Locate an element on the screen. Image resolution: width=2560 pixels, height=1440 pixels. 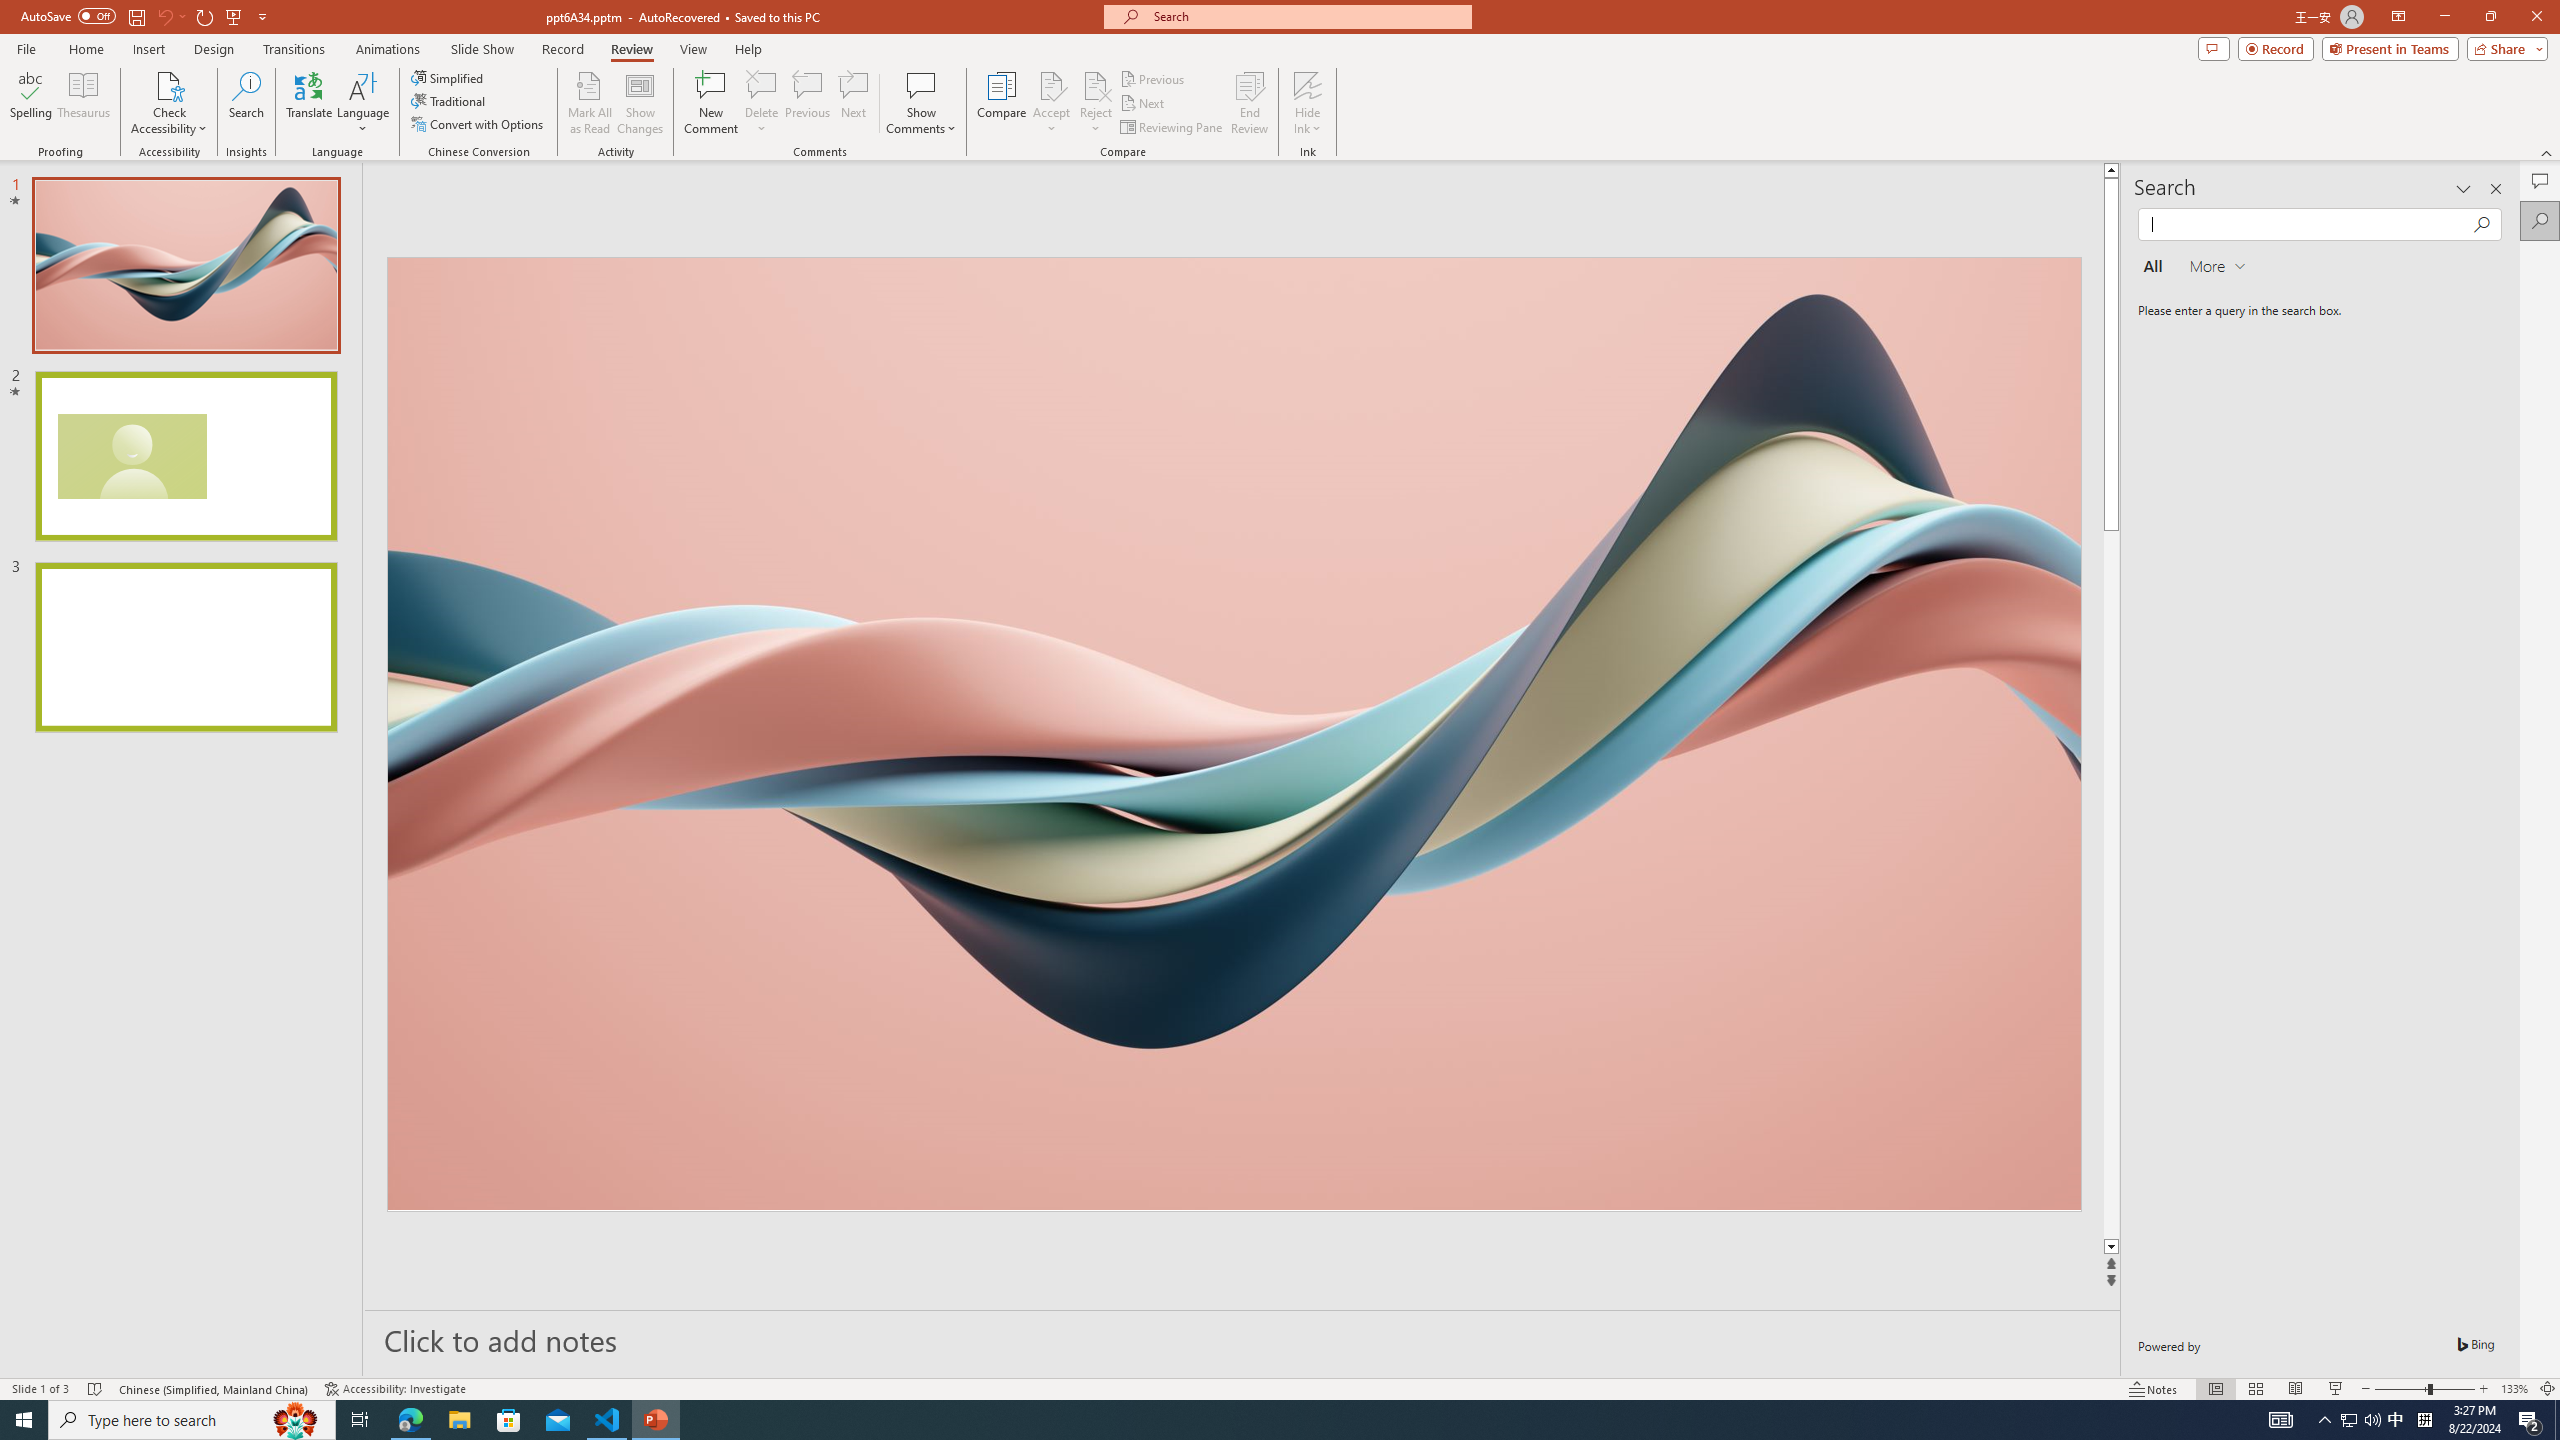
'Accept' is located at coordinates (1051, 103).